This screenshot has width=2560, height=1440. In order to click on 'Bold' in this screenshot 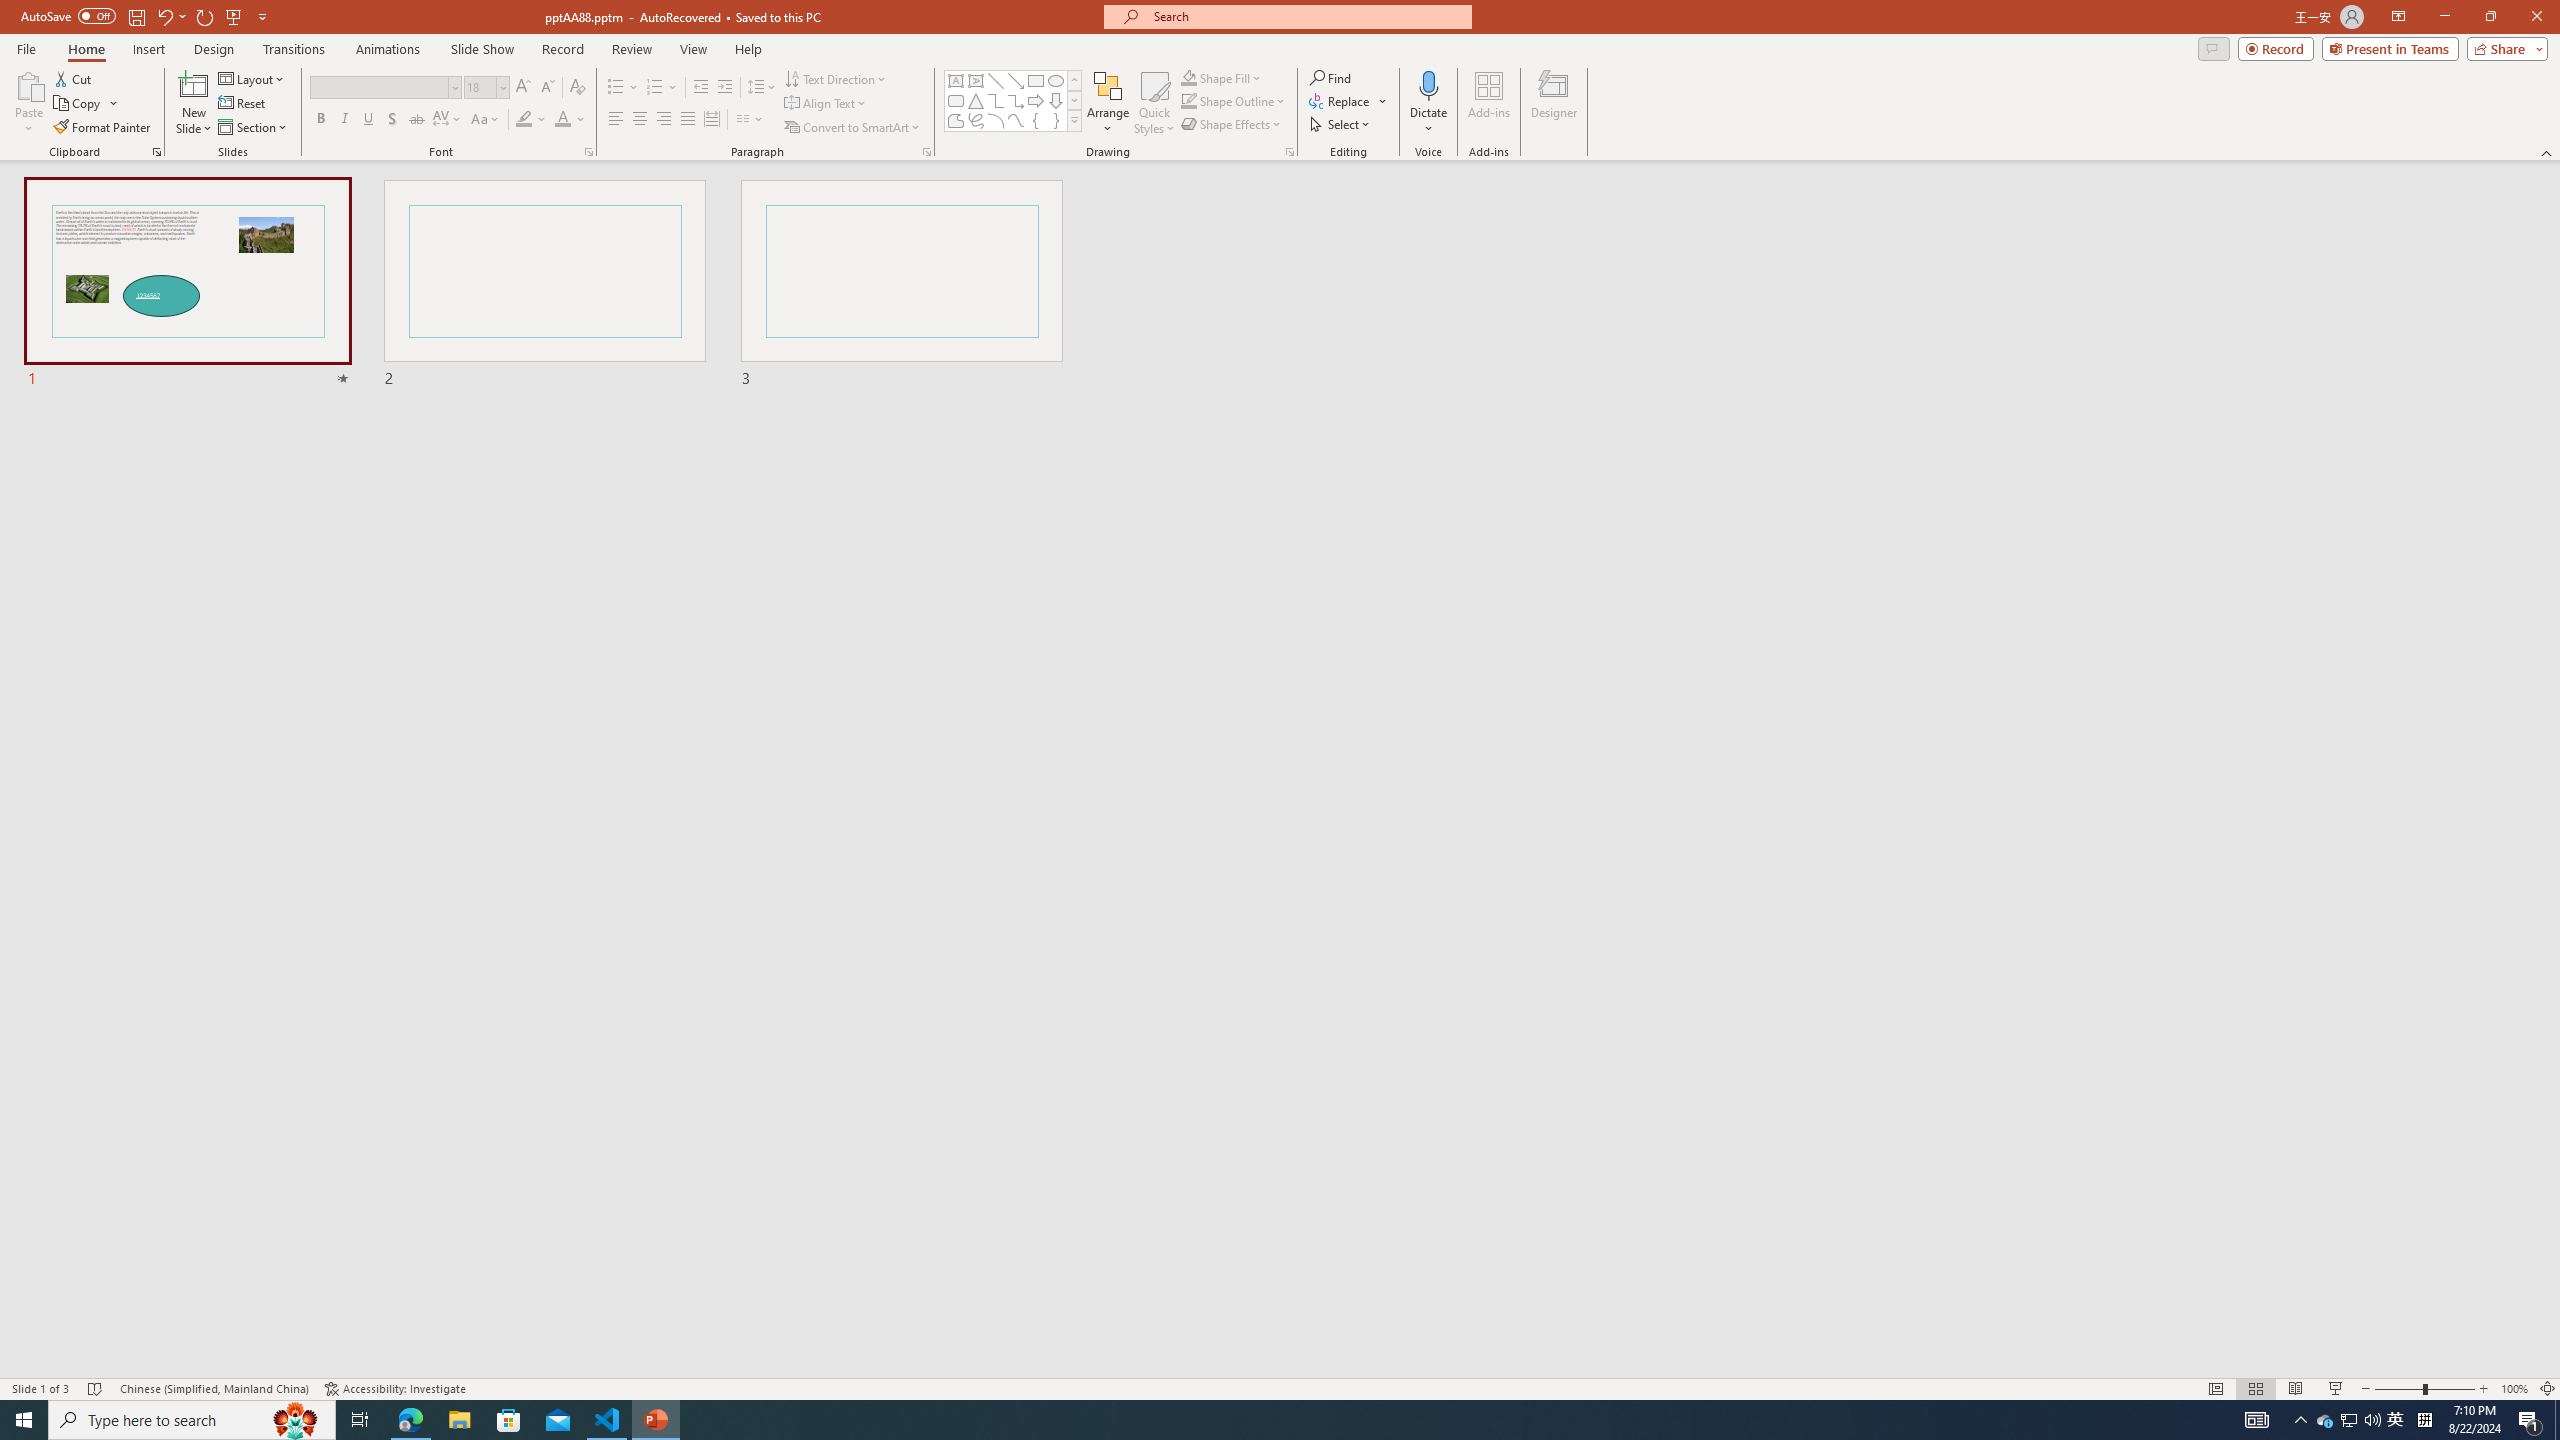, I will do `click(321, 118)`.